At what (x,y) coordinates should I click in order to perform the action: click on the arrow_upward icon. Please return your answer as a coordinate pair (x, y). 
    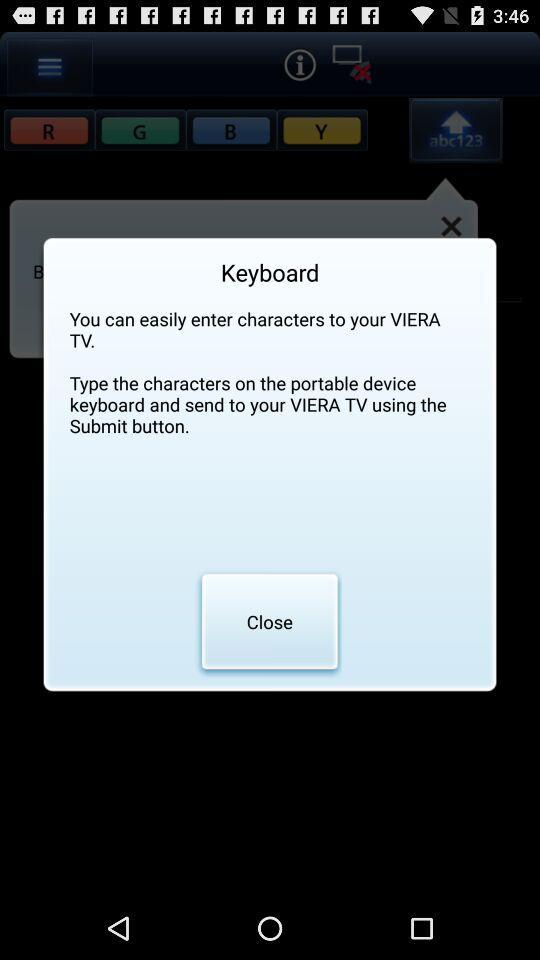
    Looking at the image, I should click on (455, 138).